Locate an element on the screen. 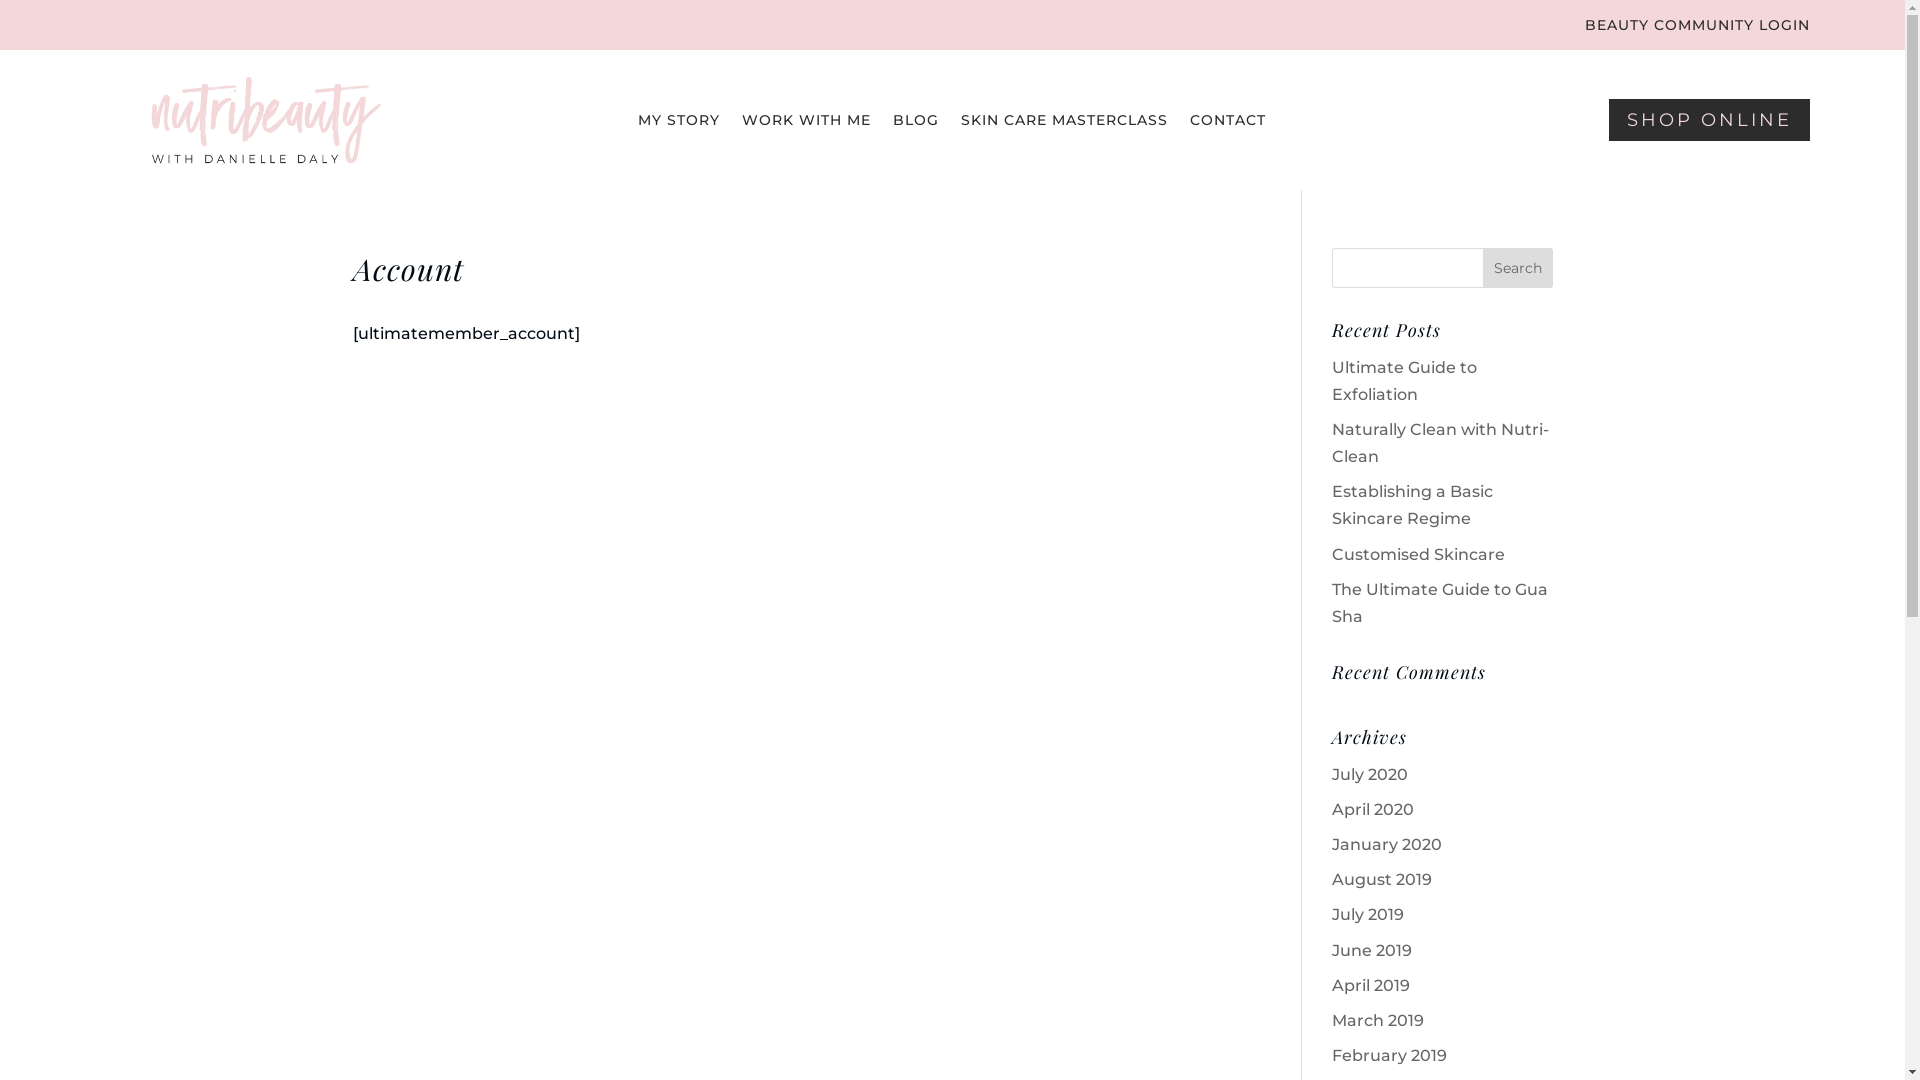  'SKIN CARE MASTERCLASS' is located at coordinates (1063, 123).